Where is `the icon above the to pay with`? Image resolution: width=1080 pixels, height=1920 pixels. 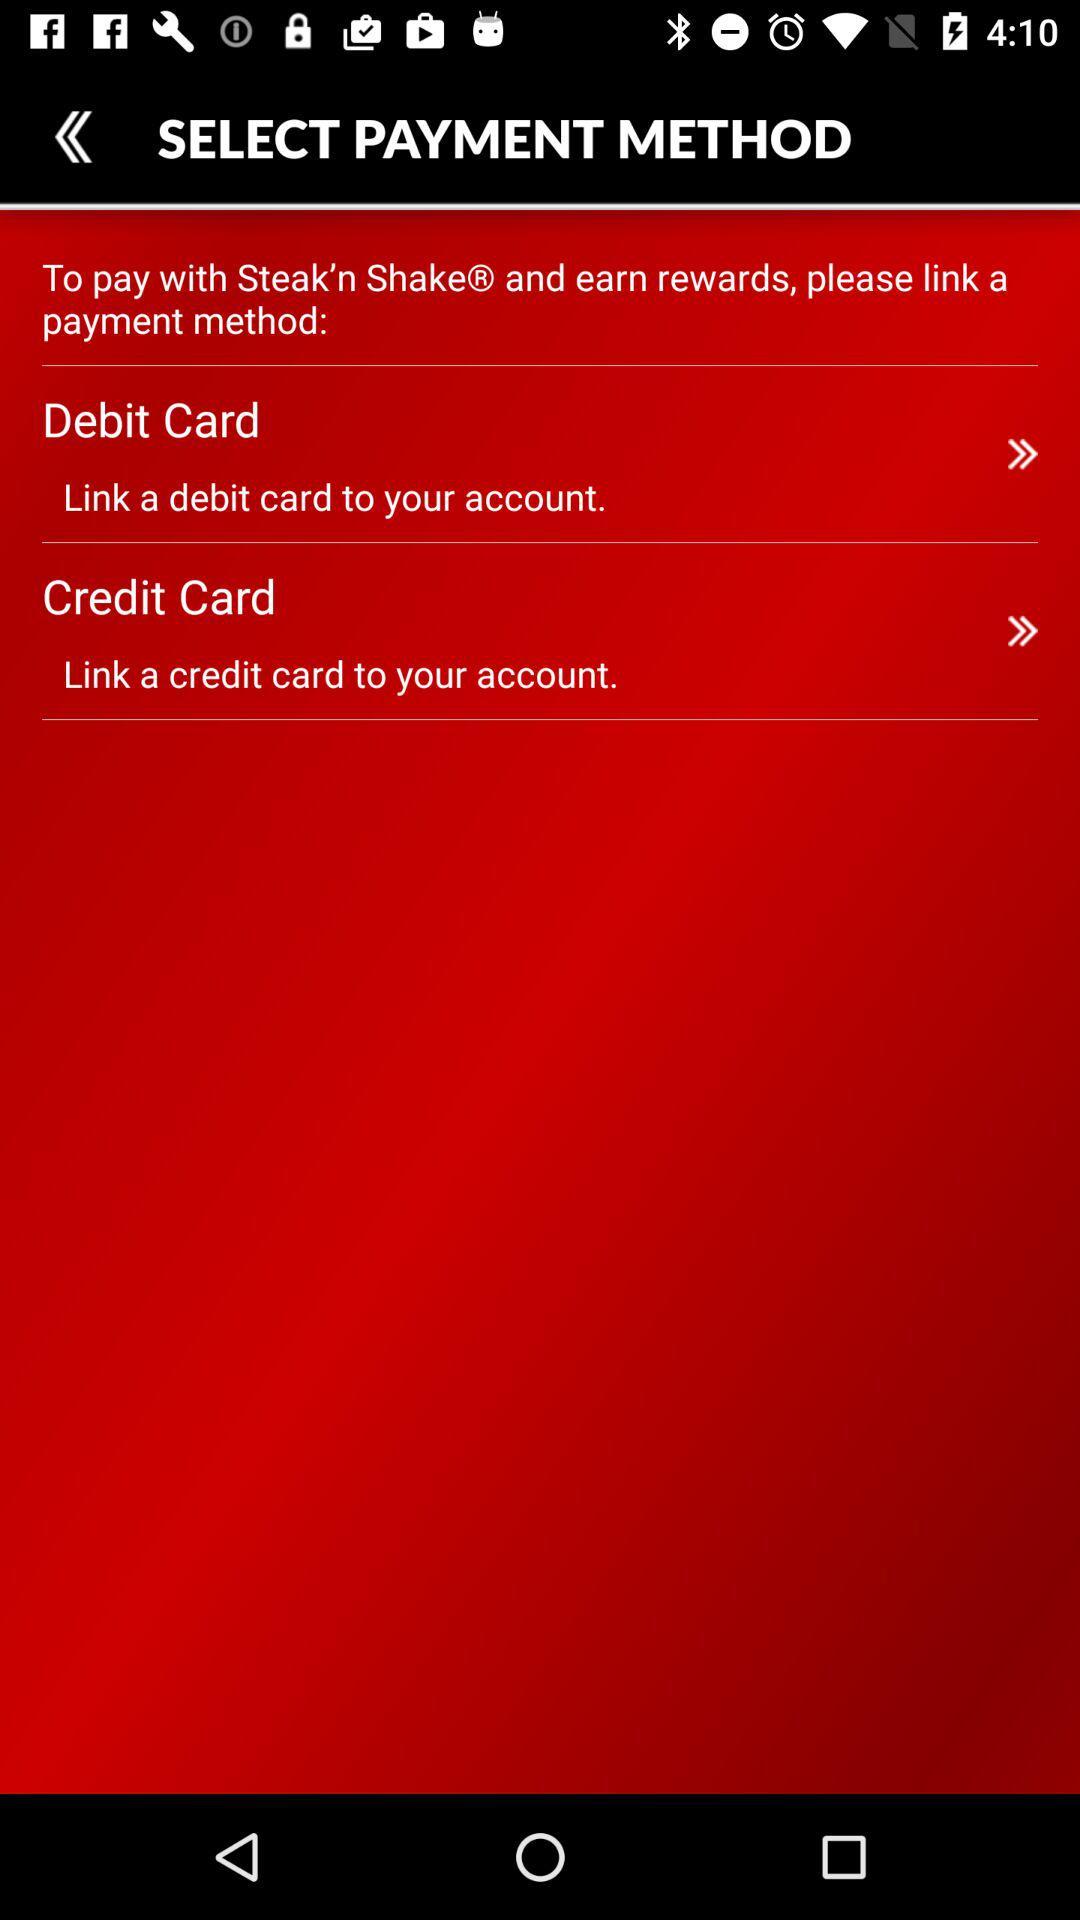
the icon above the to pay with is located at coordinates (72, 135).